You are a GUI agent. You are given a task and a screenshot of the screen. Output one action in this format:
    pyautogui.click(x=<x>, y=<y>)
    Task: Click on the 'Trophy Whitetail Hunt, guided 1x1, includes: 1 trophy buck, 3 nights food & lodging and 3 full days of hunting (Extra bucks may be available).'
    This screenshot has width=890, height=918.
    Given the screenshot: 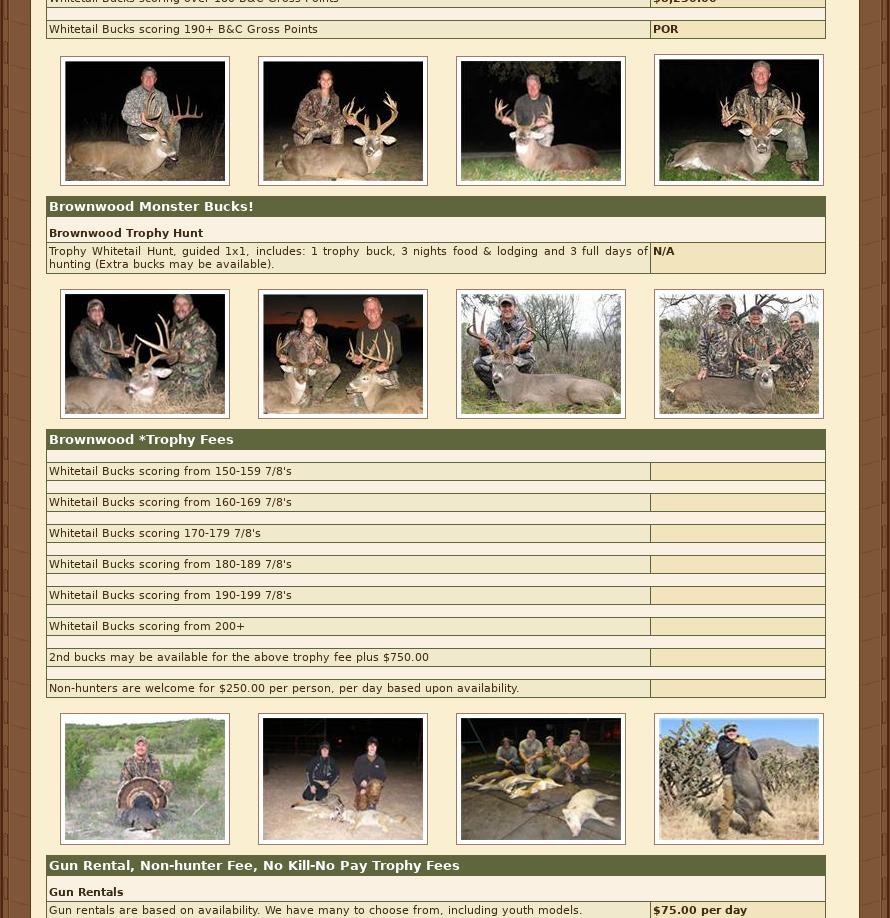 What is the action you would take?
    pyautogui.click(x=348, y=256)
    